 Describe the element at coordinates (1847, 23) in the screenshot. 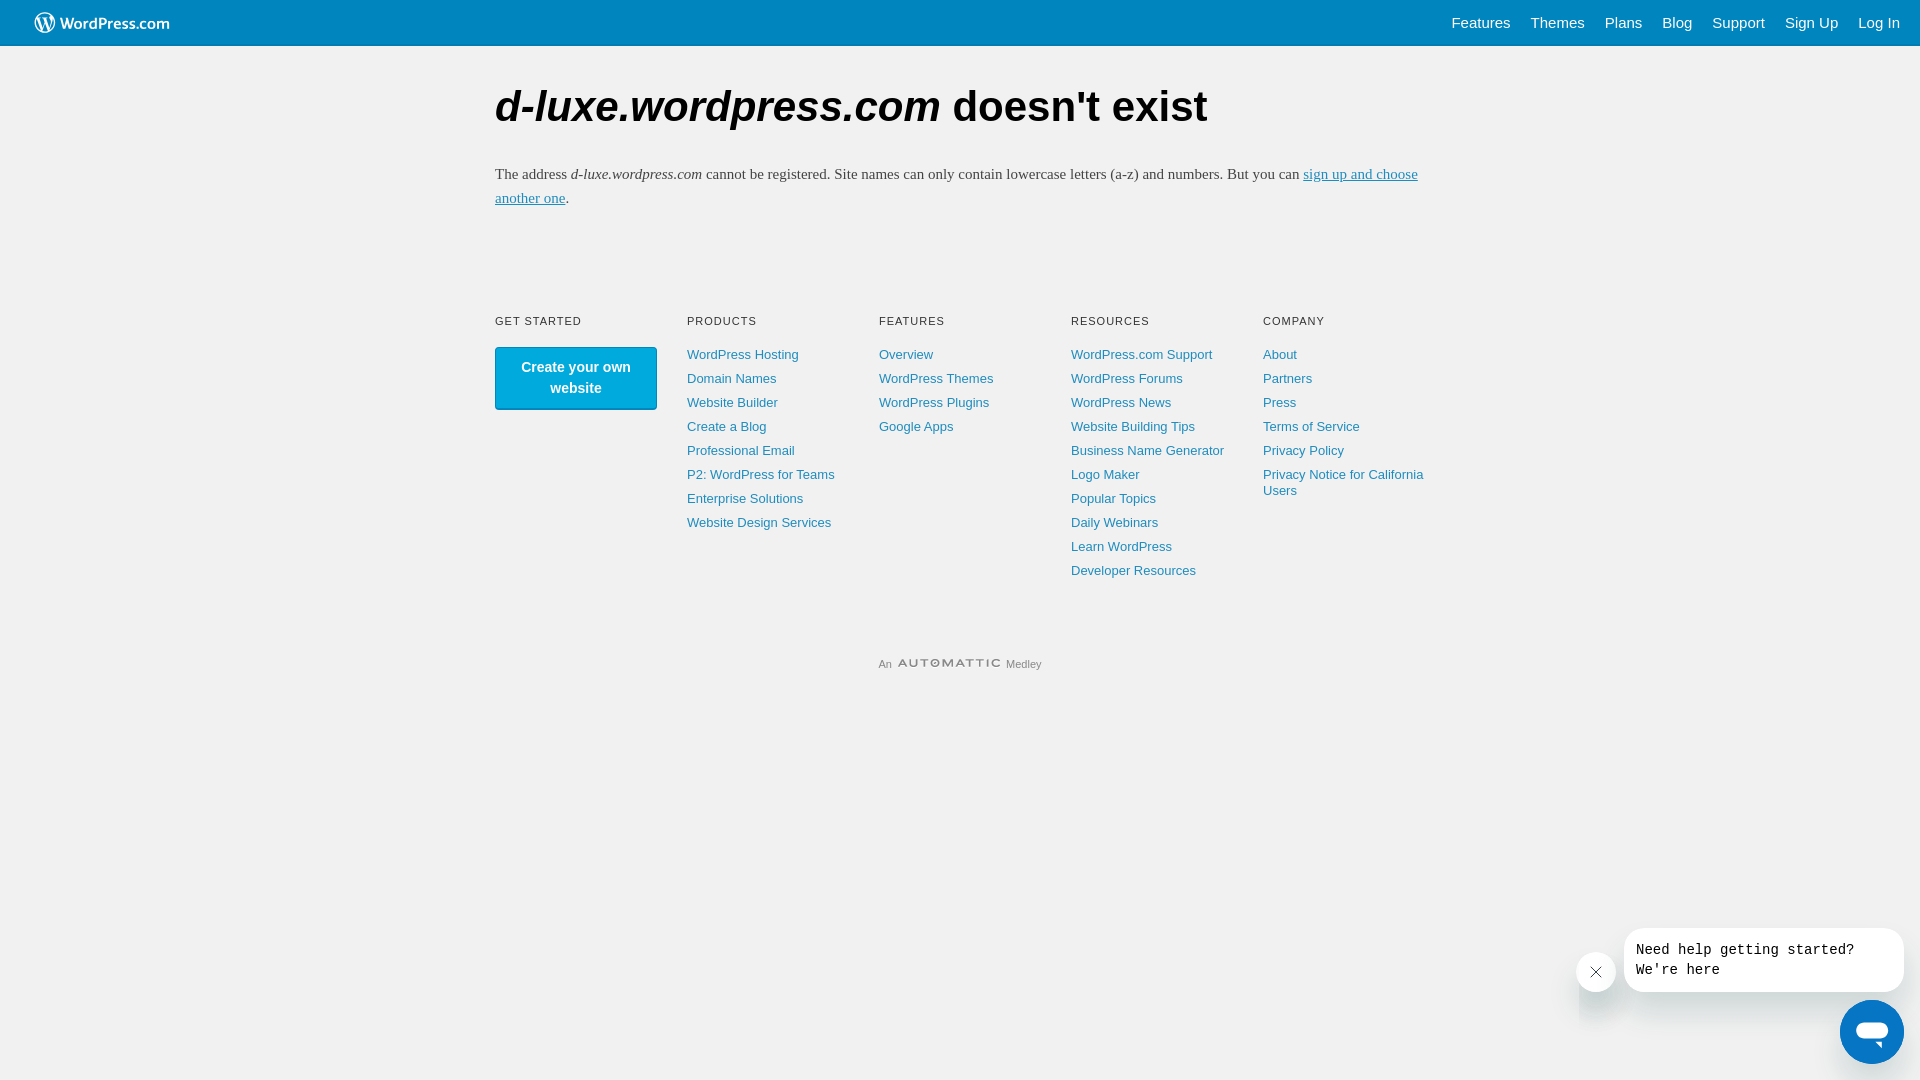

I see `'Log In'` at that location.